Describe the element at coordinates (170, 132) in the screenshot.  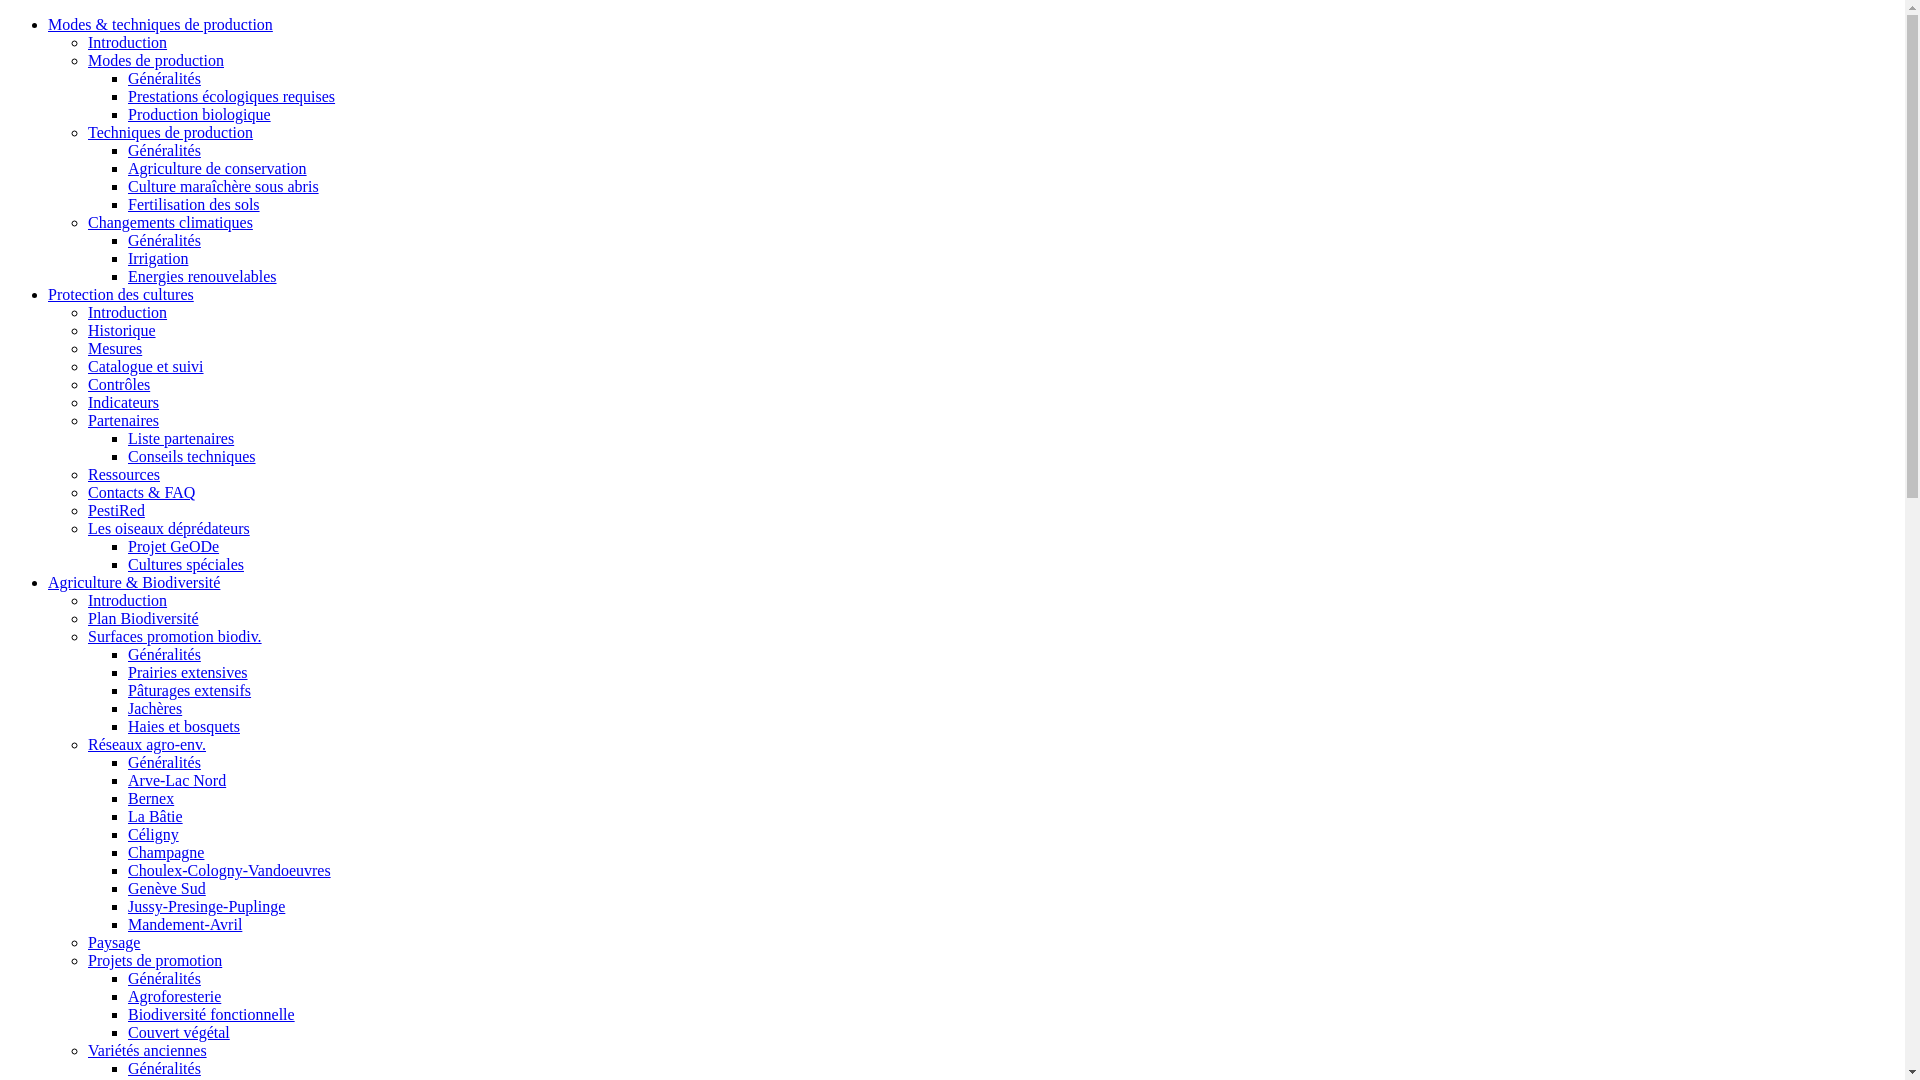
I see `'Techniques de production'` at that location.